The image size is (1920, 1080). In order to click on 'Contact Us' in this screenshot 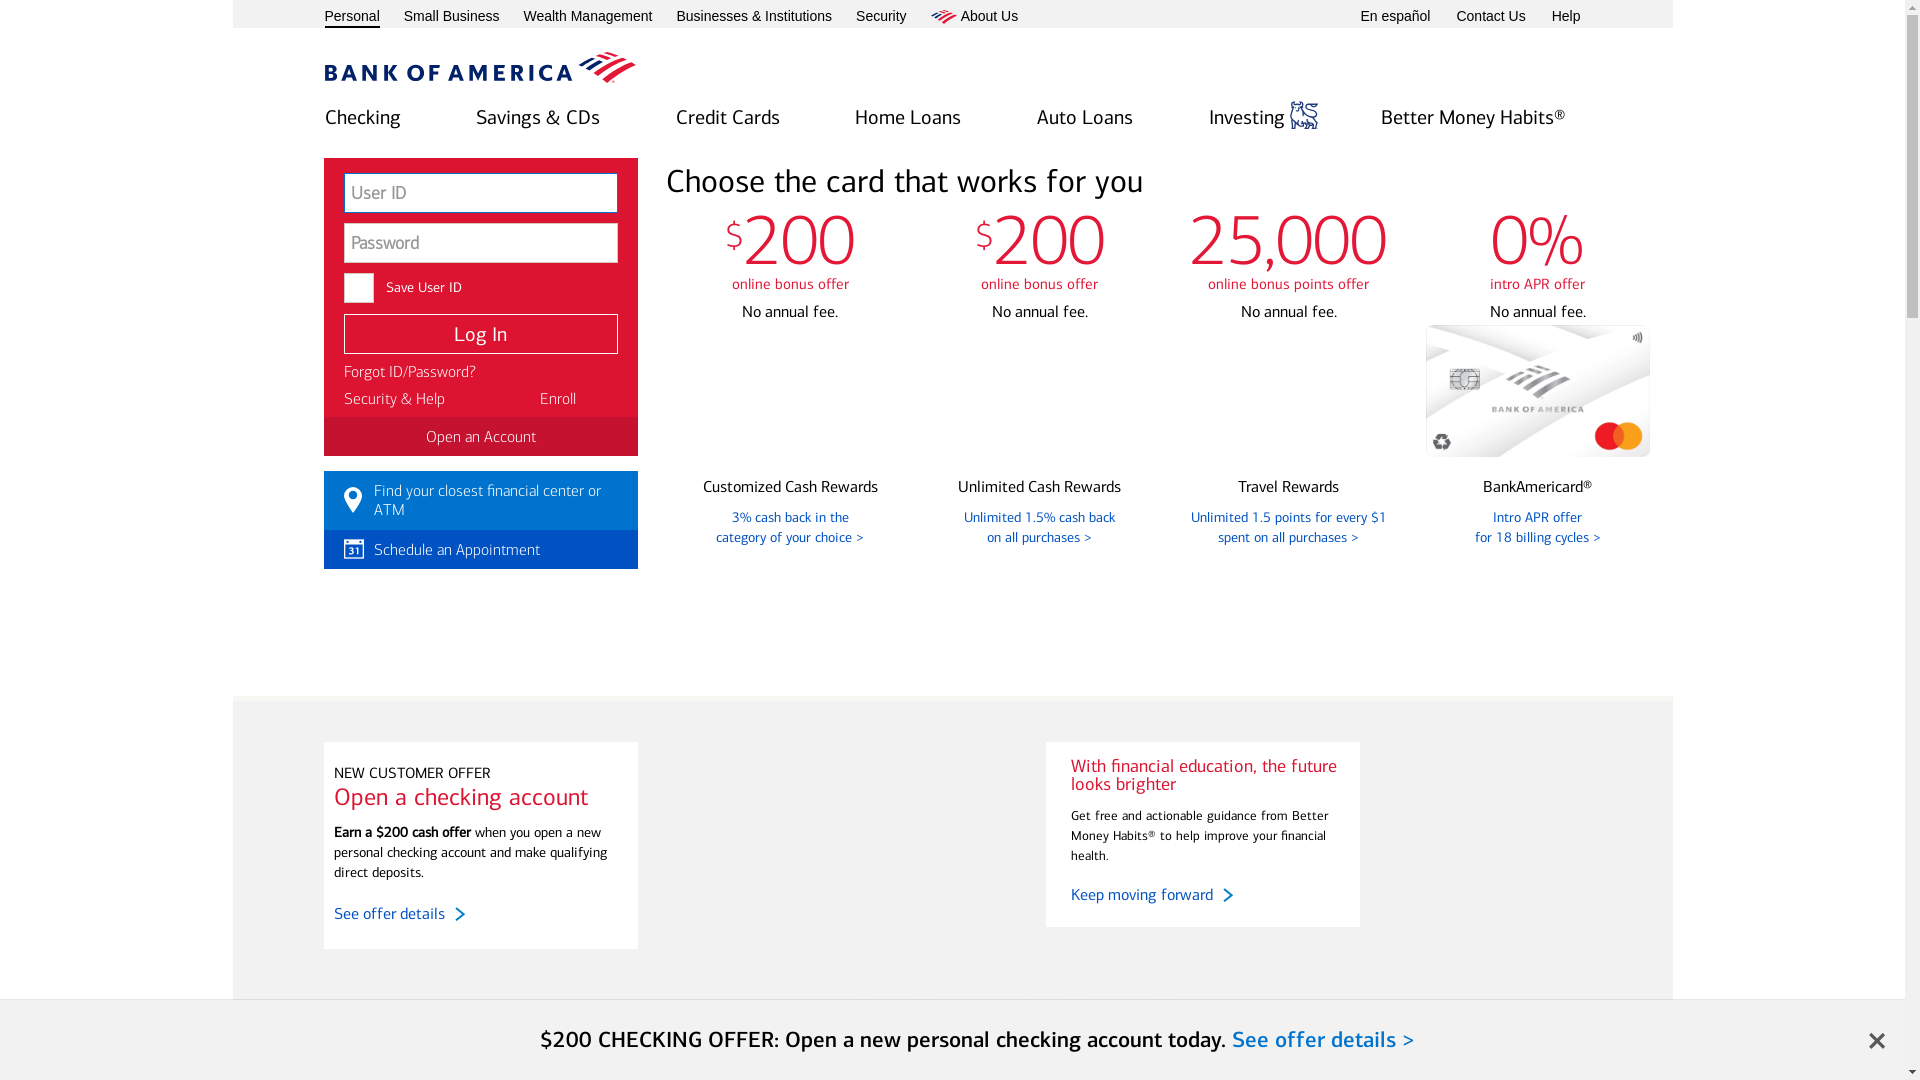, I will do `click(1490, 16)`.